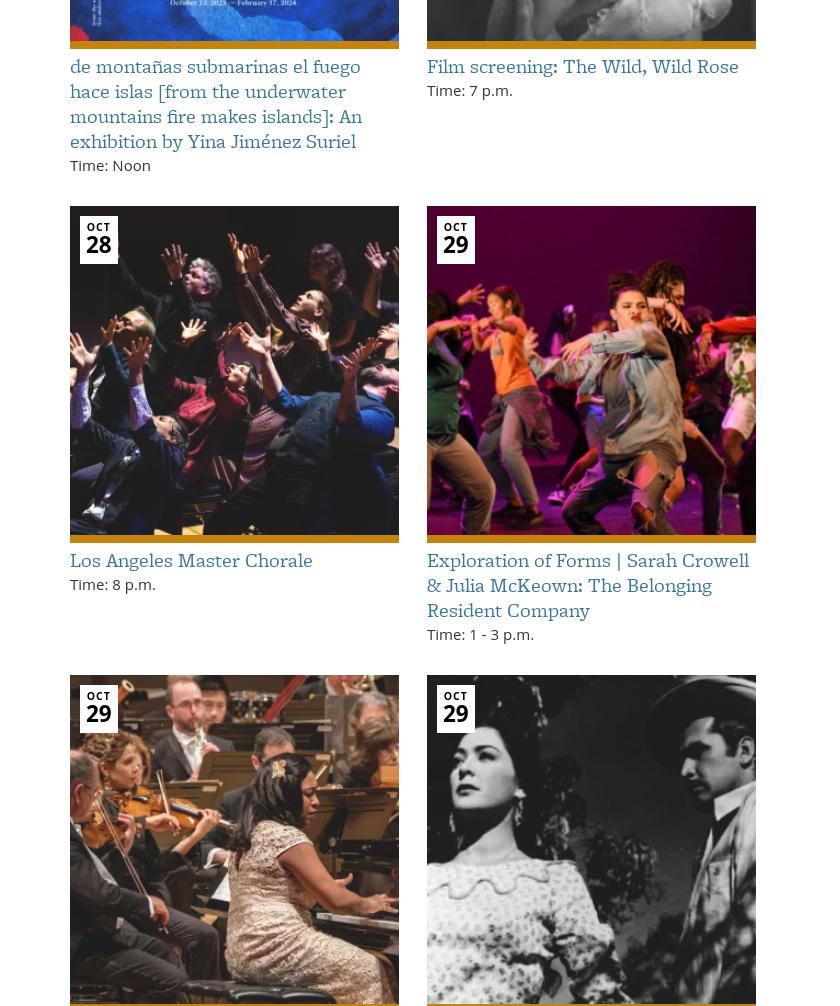 This screenshot has height=1006, width=840. Describe the element at coordinates (482, 632) in the screenshot. I see `'-'` at that location.